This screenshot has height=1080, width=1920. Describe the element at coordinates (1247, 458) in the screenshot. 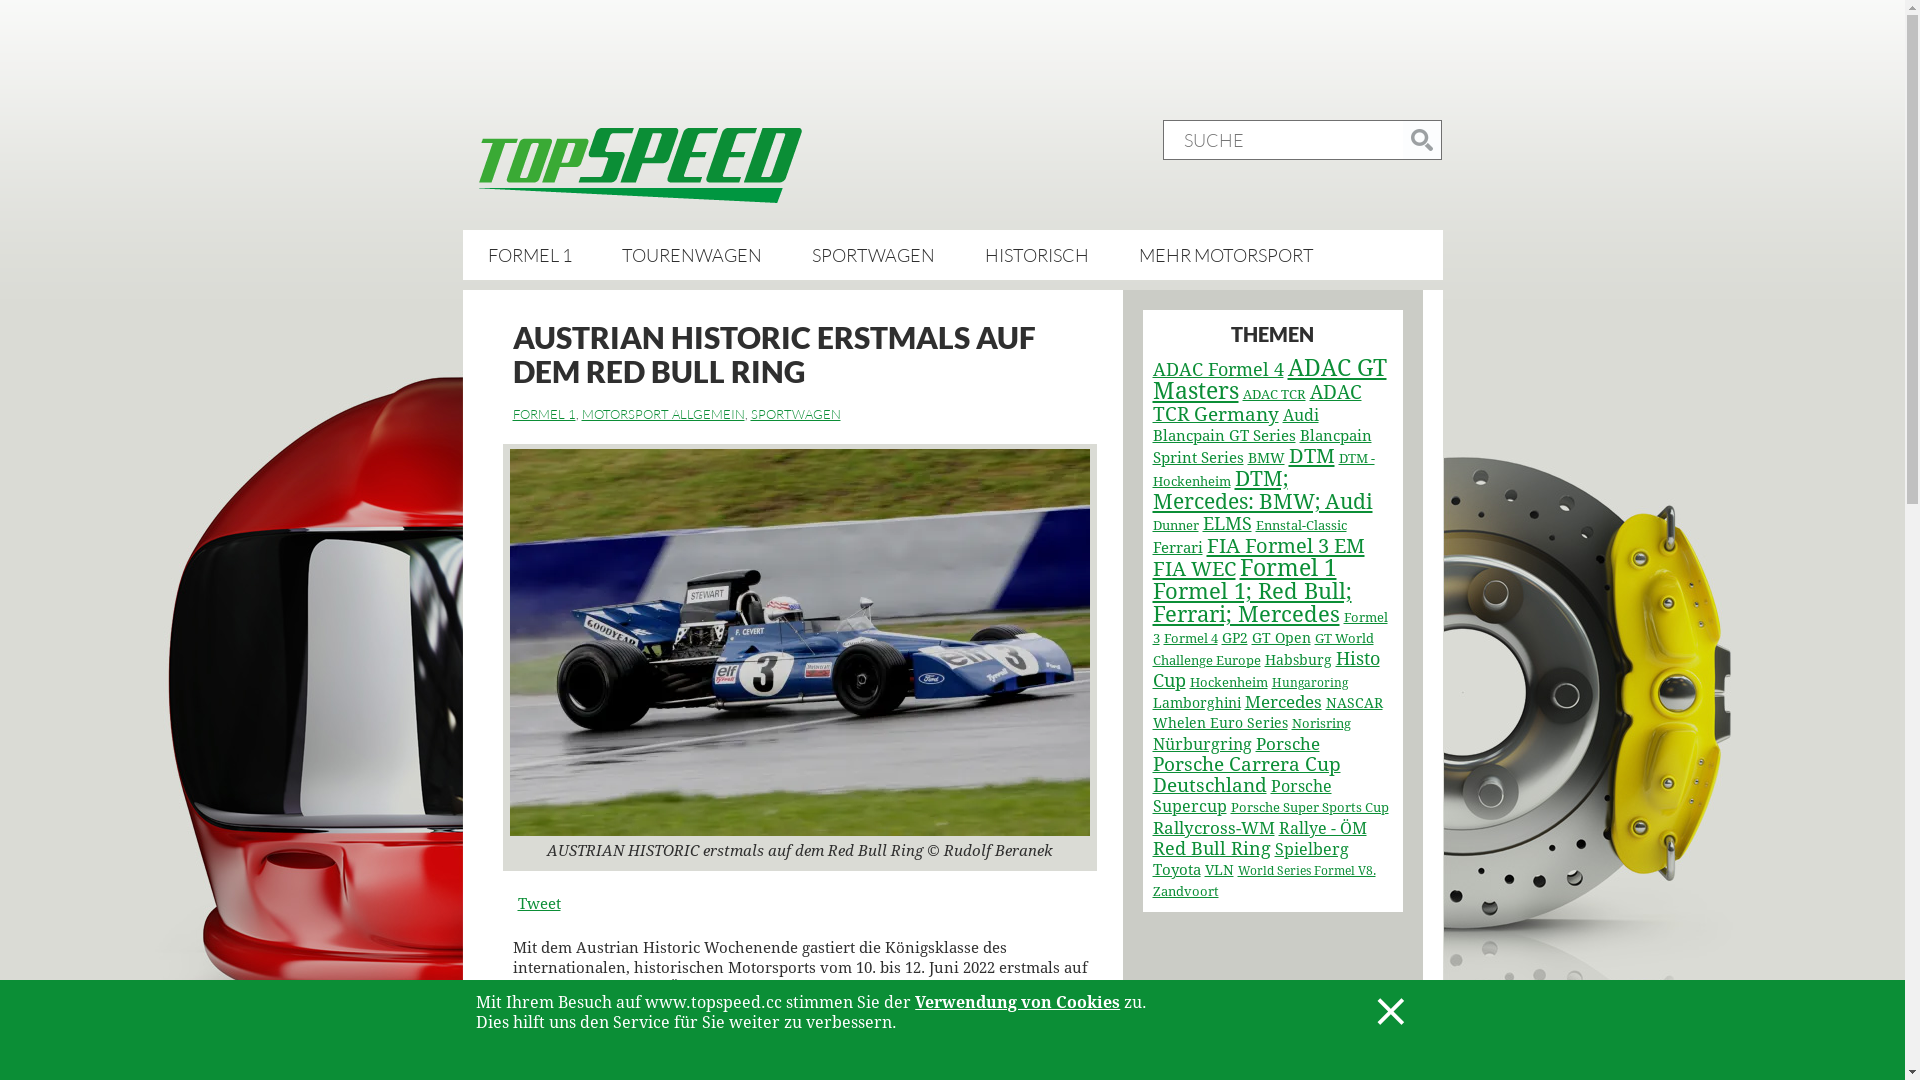

I see `'BMW'` at that location.